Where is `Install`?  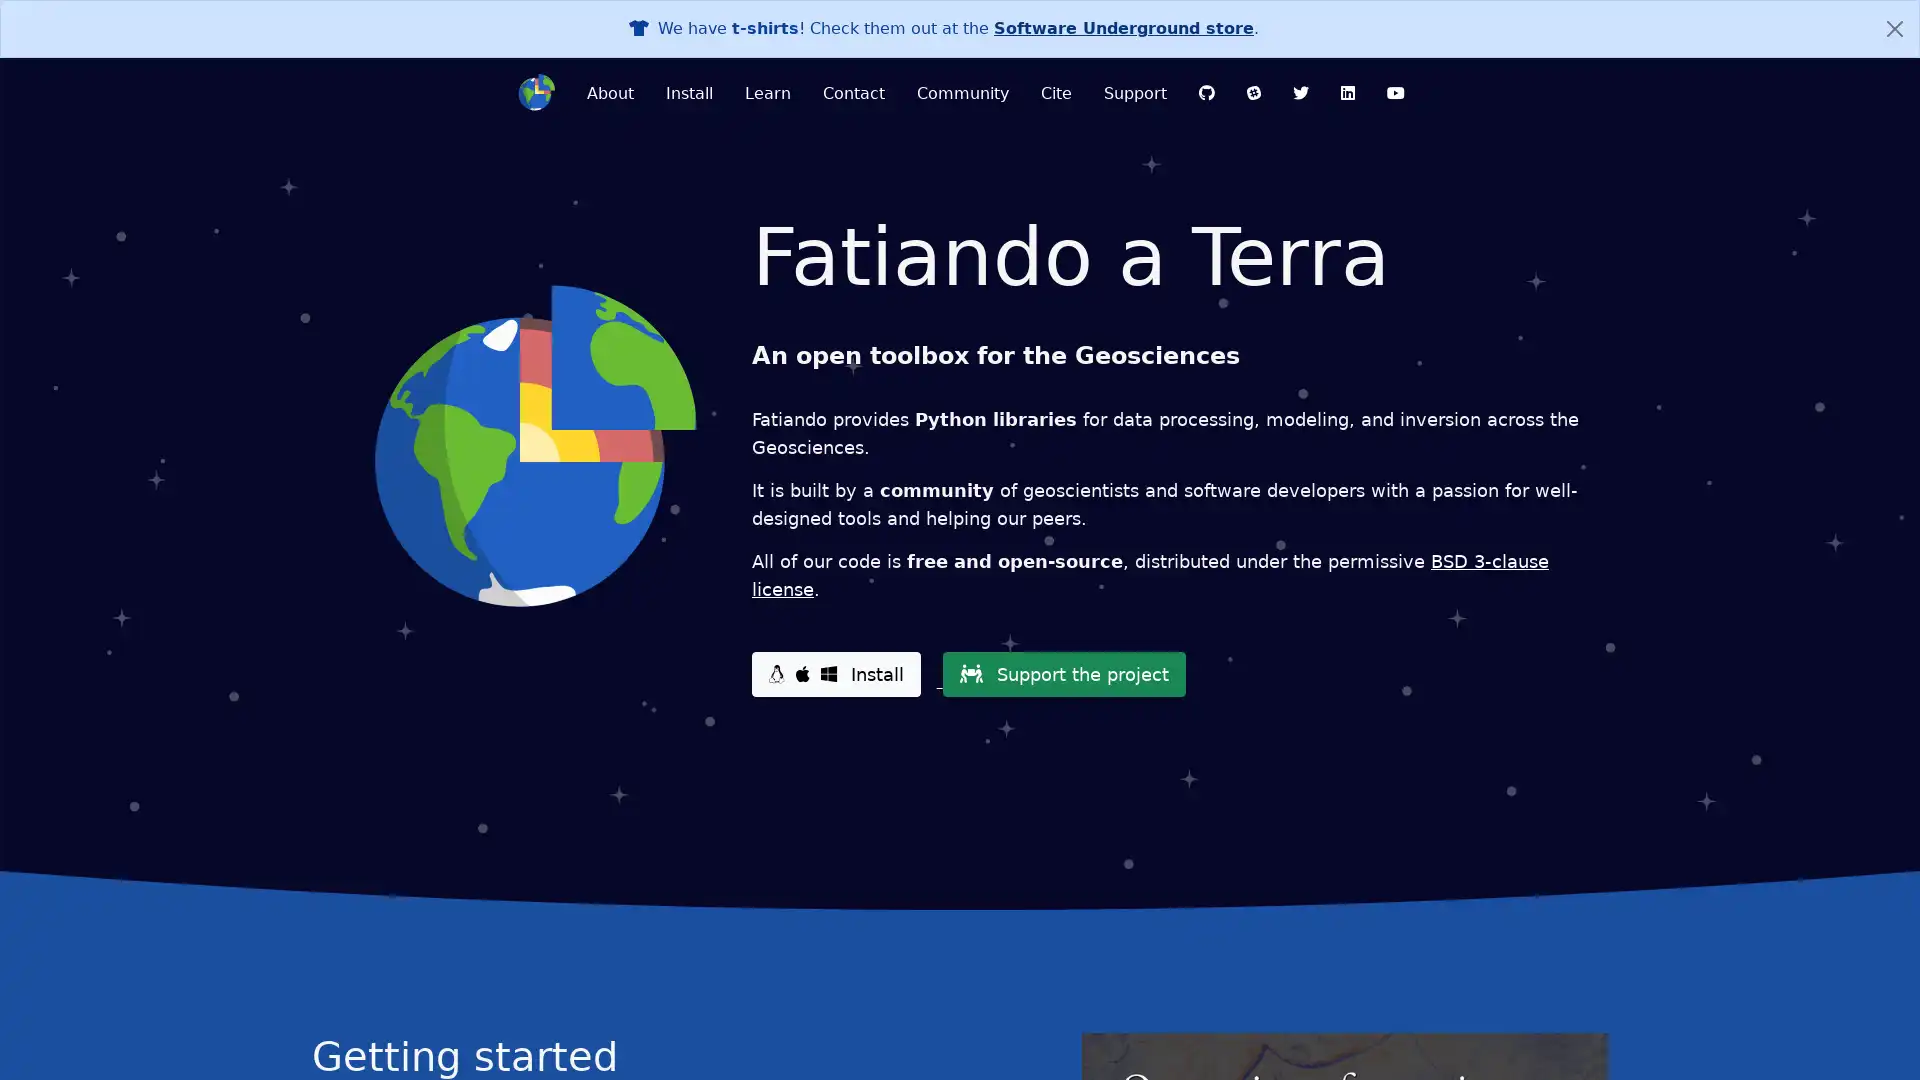 Install is located at coordinates (835, 674).